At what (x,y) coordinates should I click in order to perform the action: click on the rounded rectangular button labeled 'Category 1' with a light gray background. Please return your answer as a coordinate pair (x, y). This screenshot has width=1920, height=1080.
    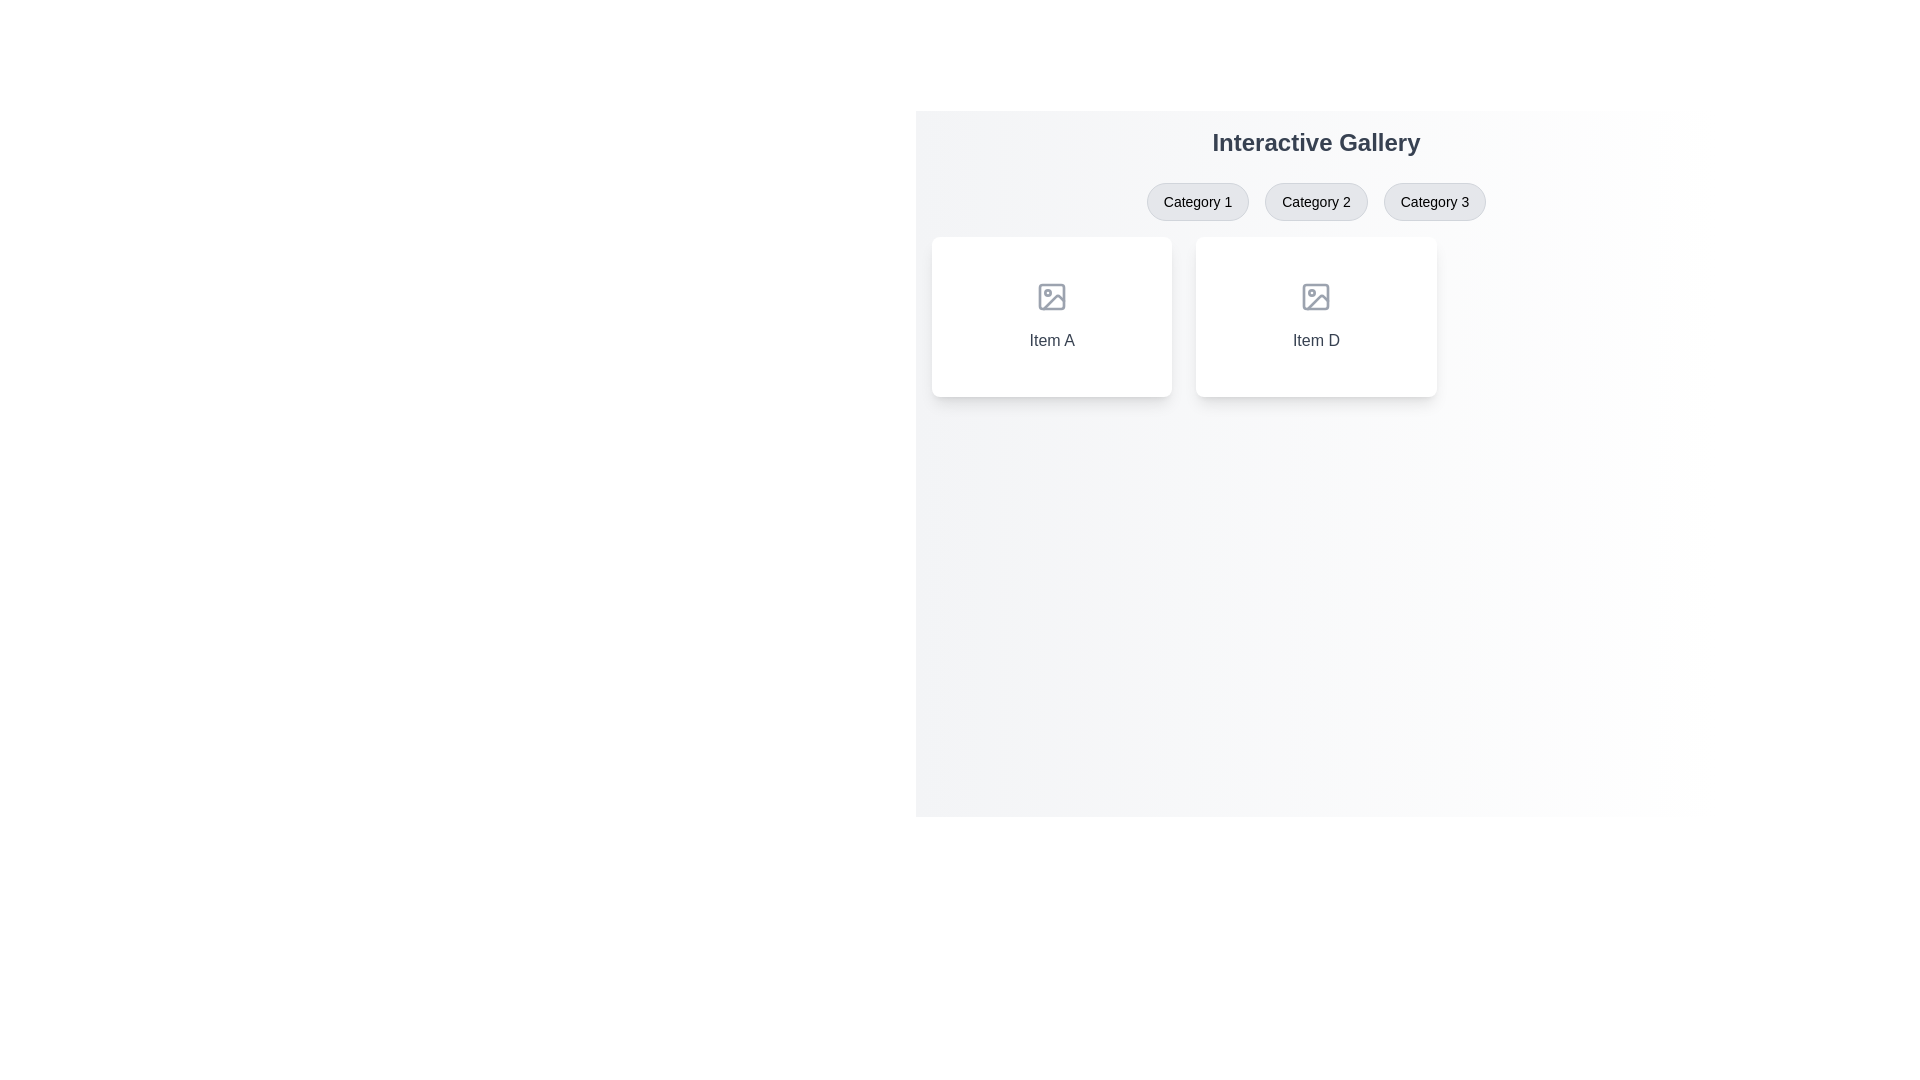
    Looking at the image, I should click on (1198, 201).